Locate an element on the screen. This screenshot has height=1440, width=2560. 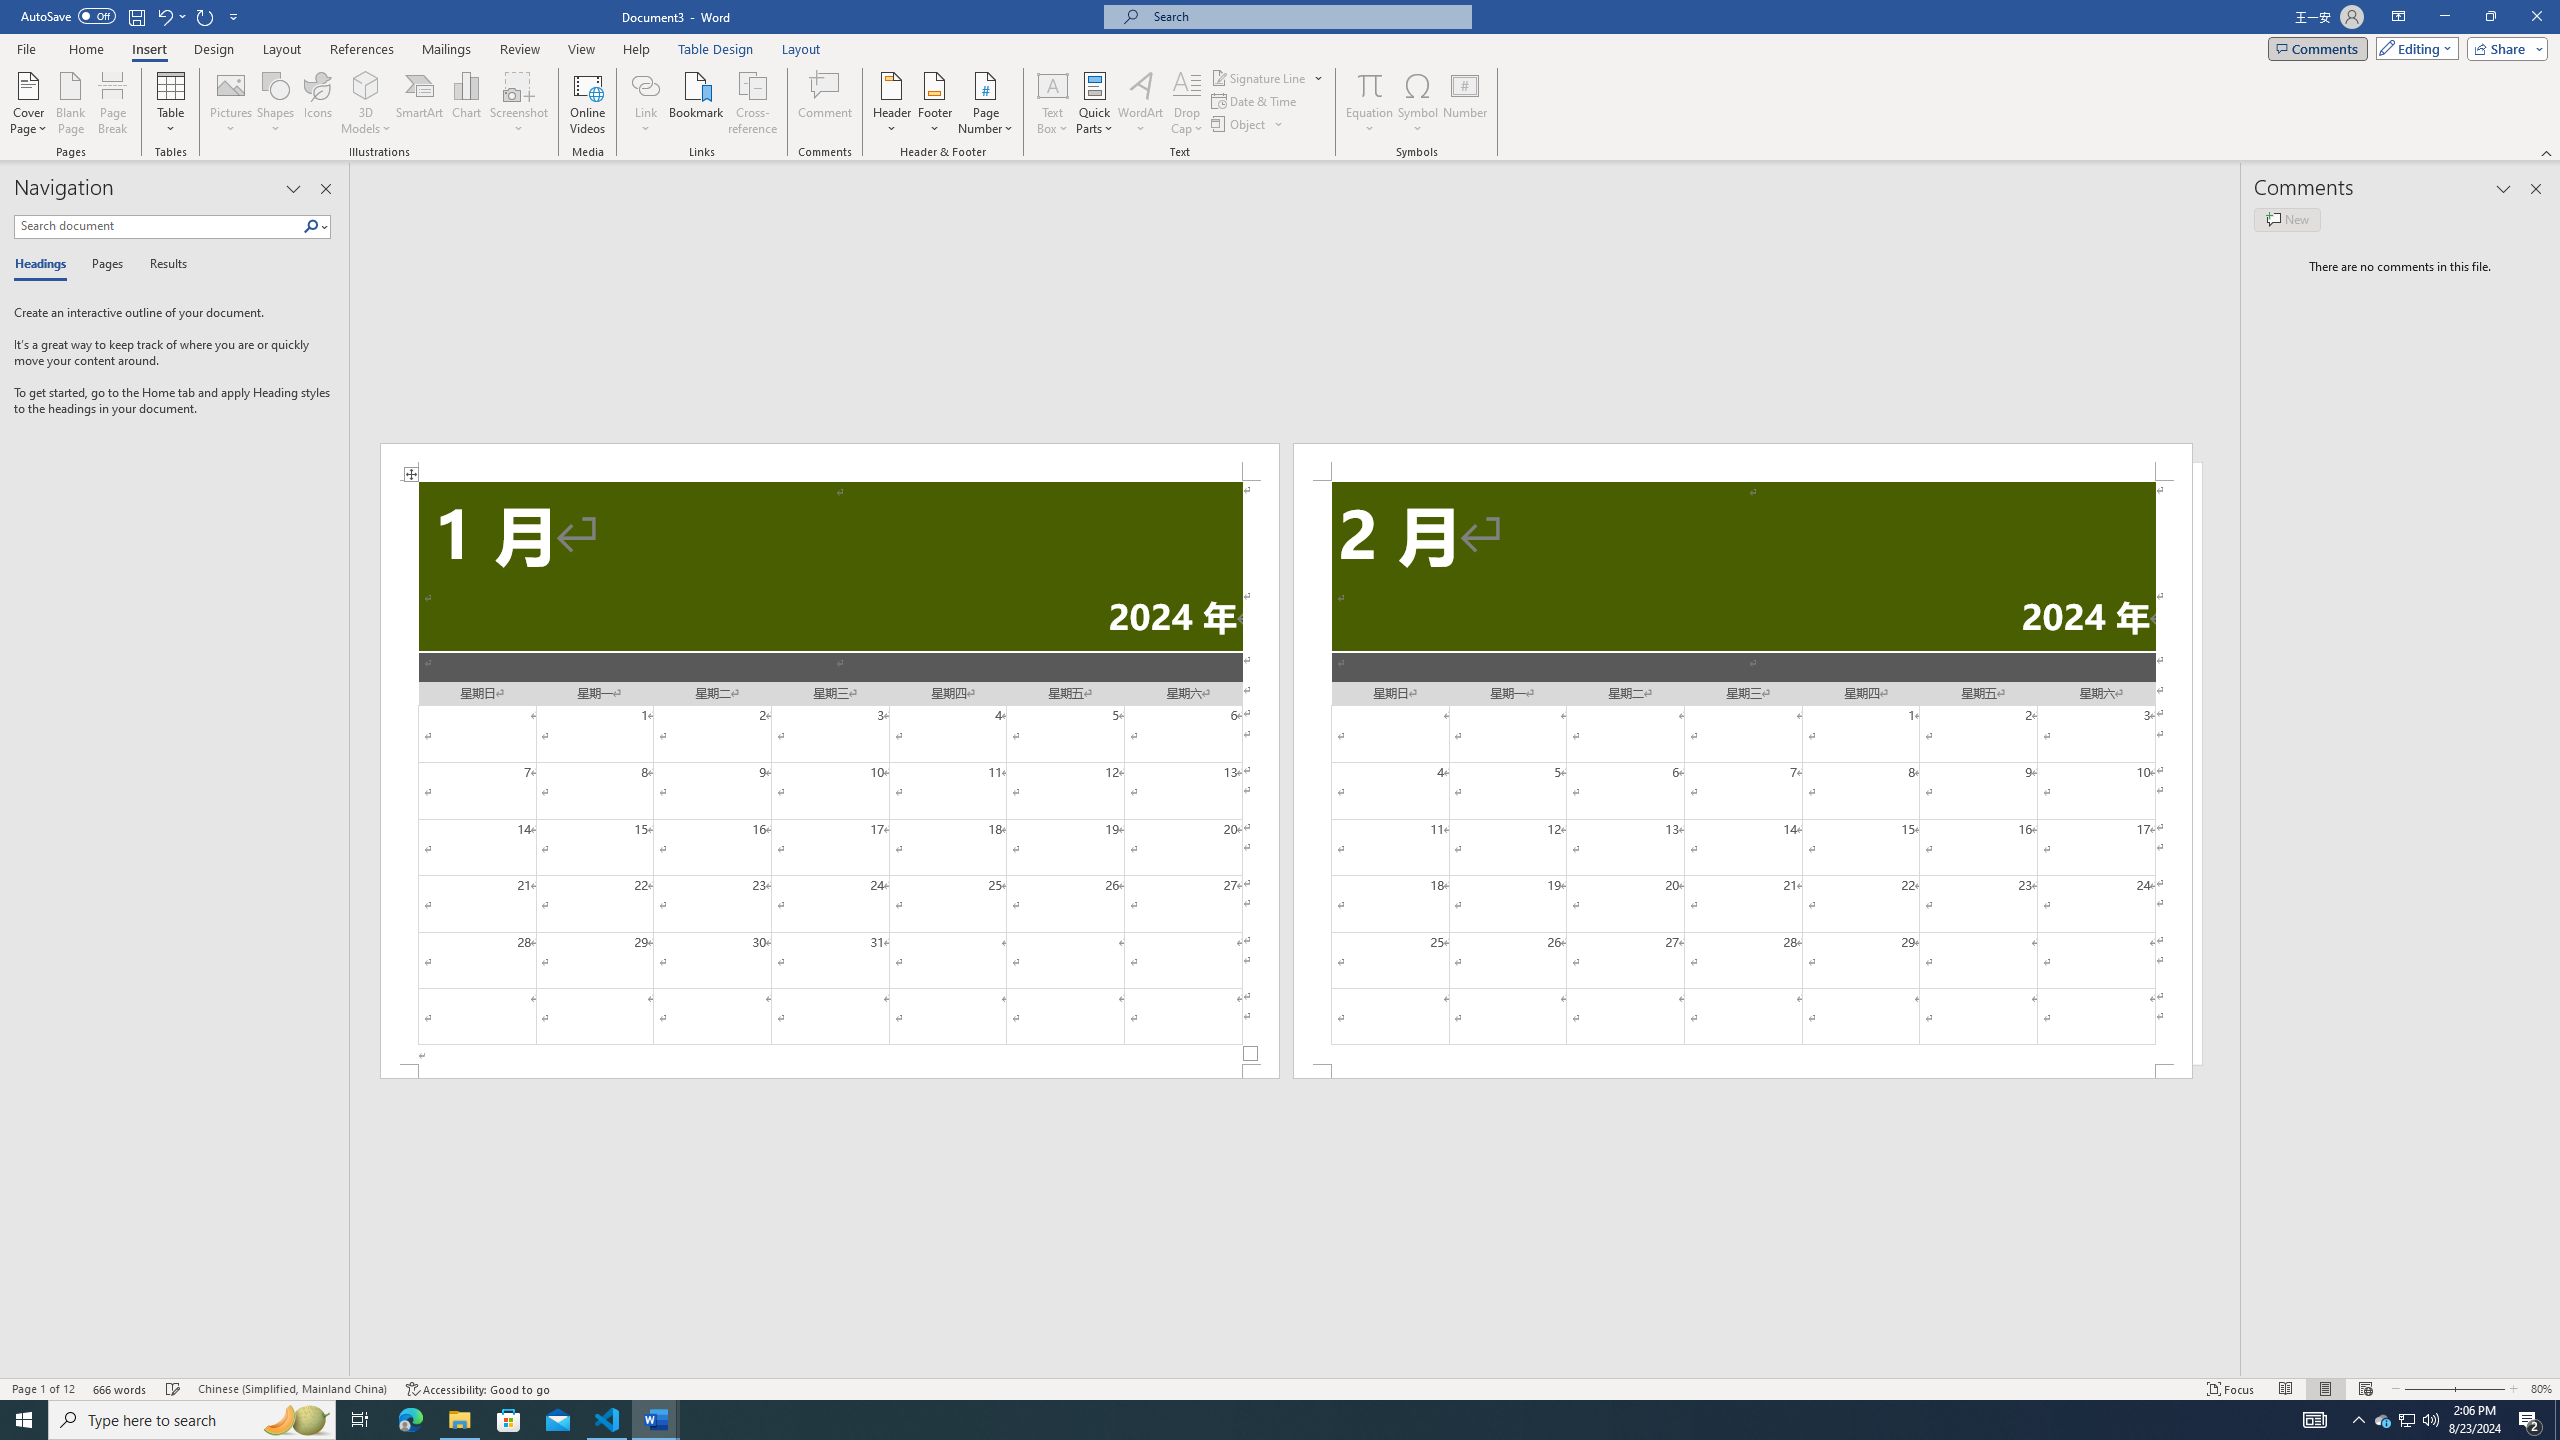
'Header -Section 2-' is located at coordinates (1742, 462).